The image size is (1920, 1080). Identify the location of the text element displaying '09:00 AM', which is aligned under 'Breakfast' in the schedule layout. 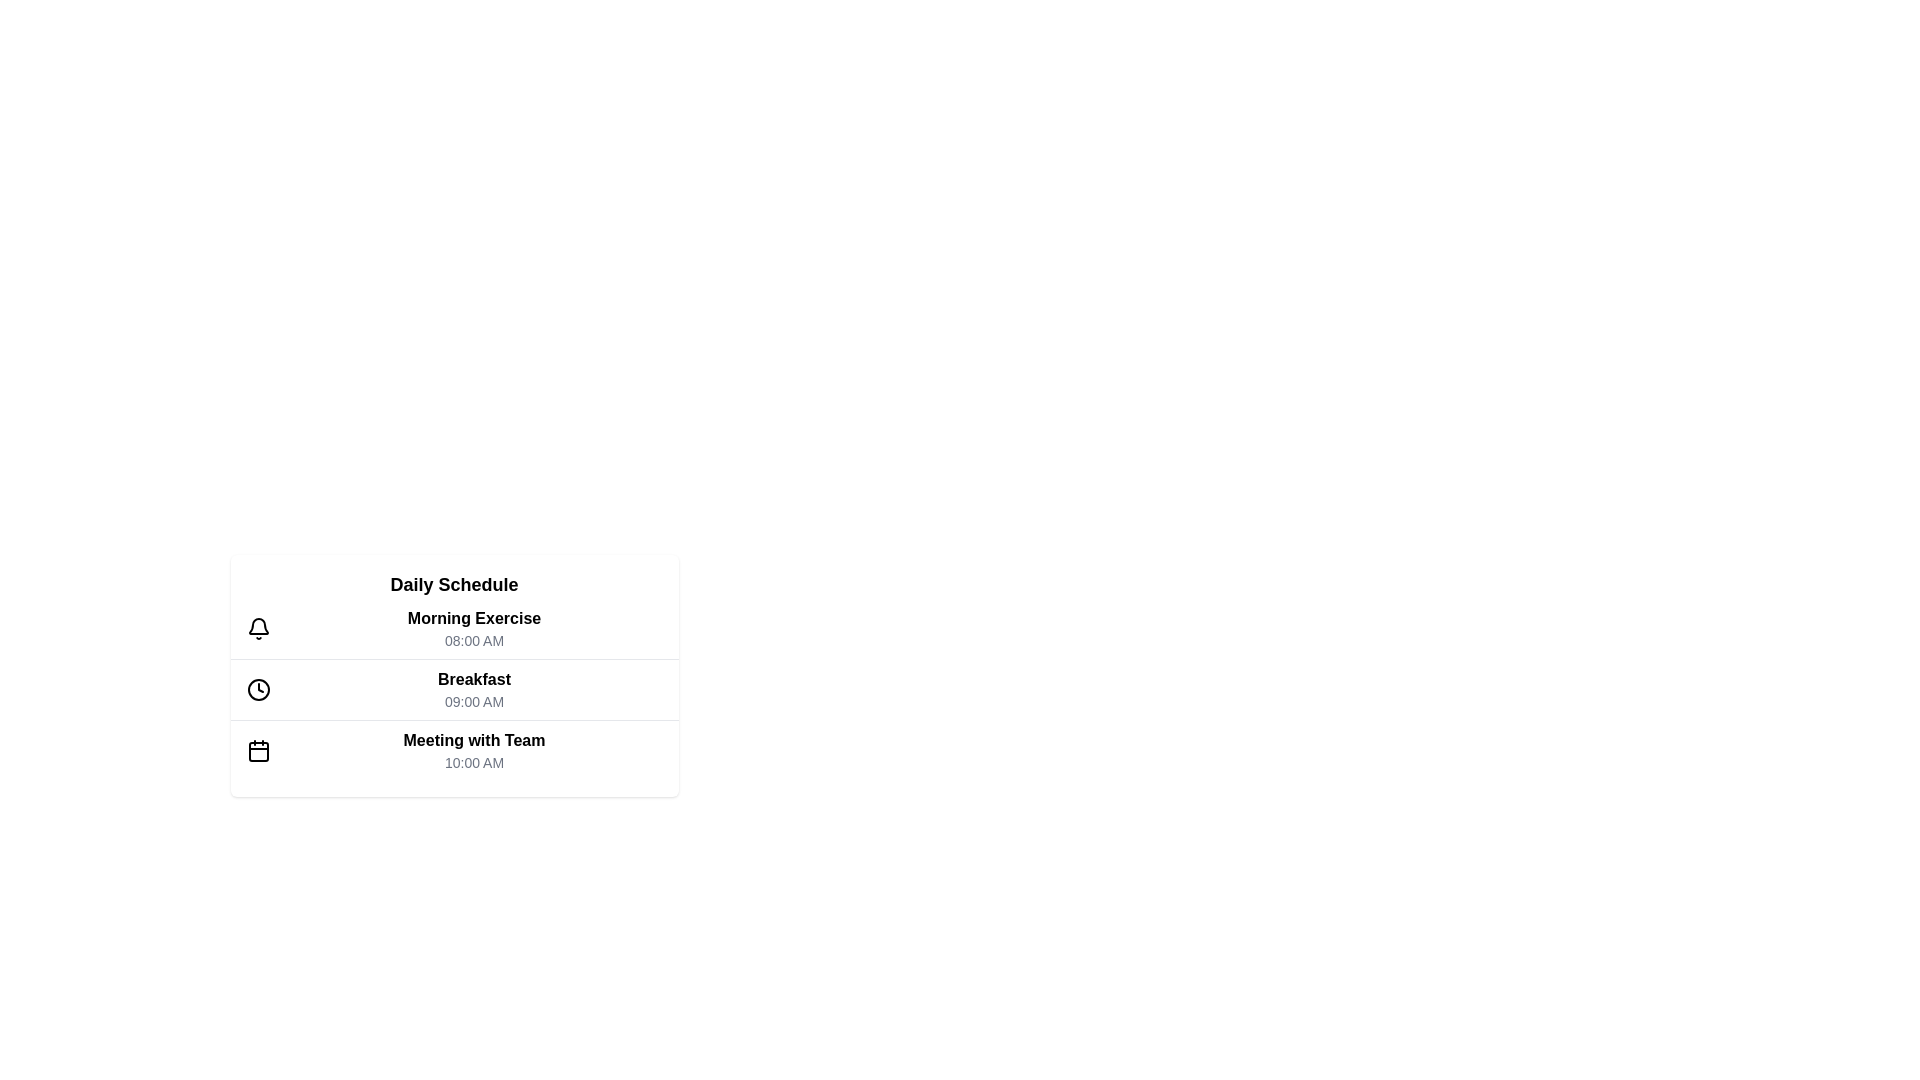
(473, 701).